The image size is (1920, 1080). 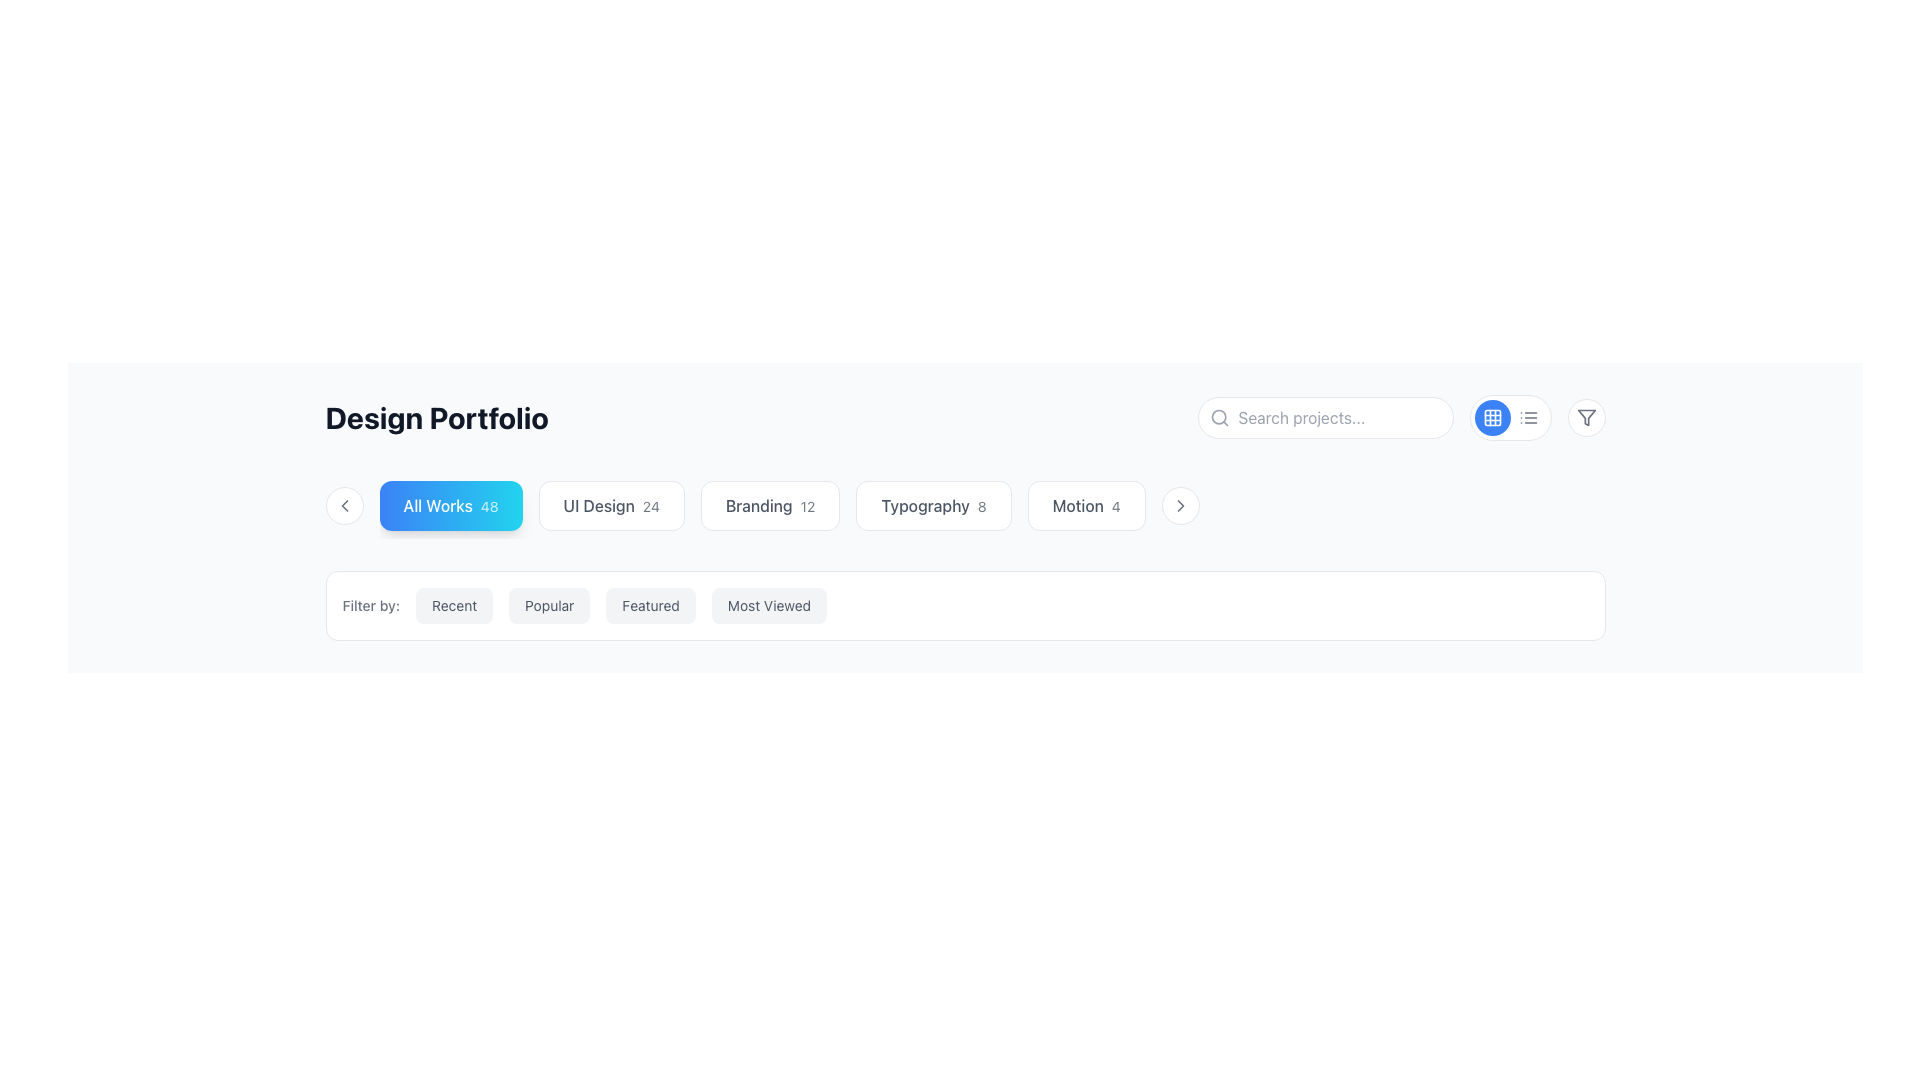 What do you see at coordinates (344, 504) in the screenshot?
I see `the navigation button located at the far left side of the horizontal list of categorized buttons titled 'All Works', 'UI Design', etc` at bounding box center [344, 504].